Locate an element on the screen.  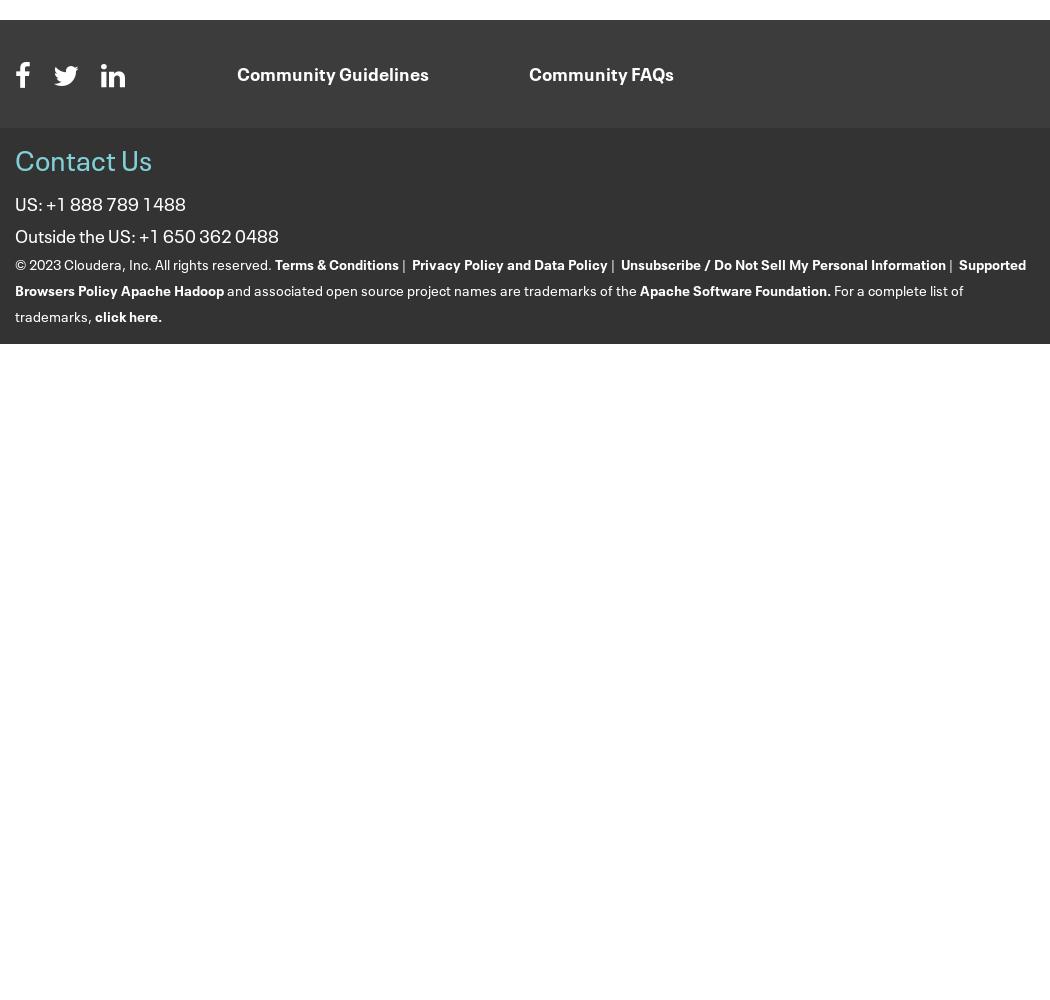
'Community Guidelines' is located at coordinates (332, 71).